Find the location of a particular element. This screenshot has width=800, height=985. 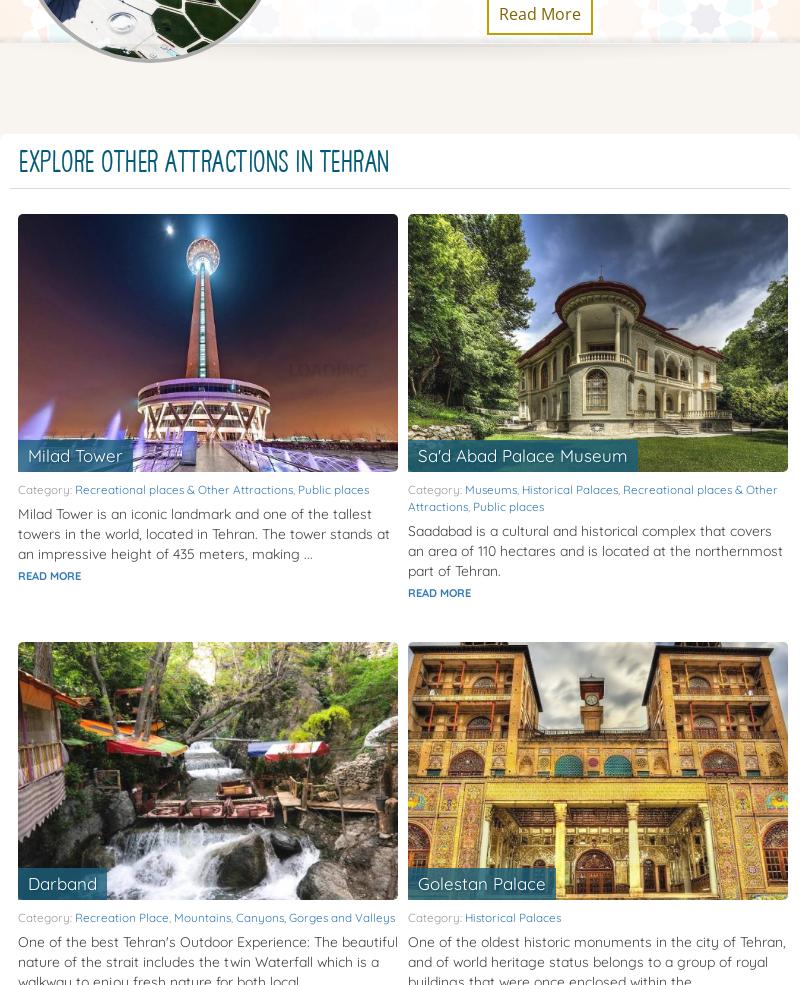

'Golestan Palace' is located at coordinates (482, 881).